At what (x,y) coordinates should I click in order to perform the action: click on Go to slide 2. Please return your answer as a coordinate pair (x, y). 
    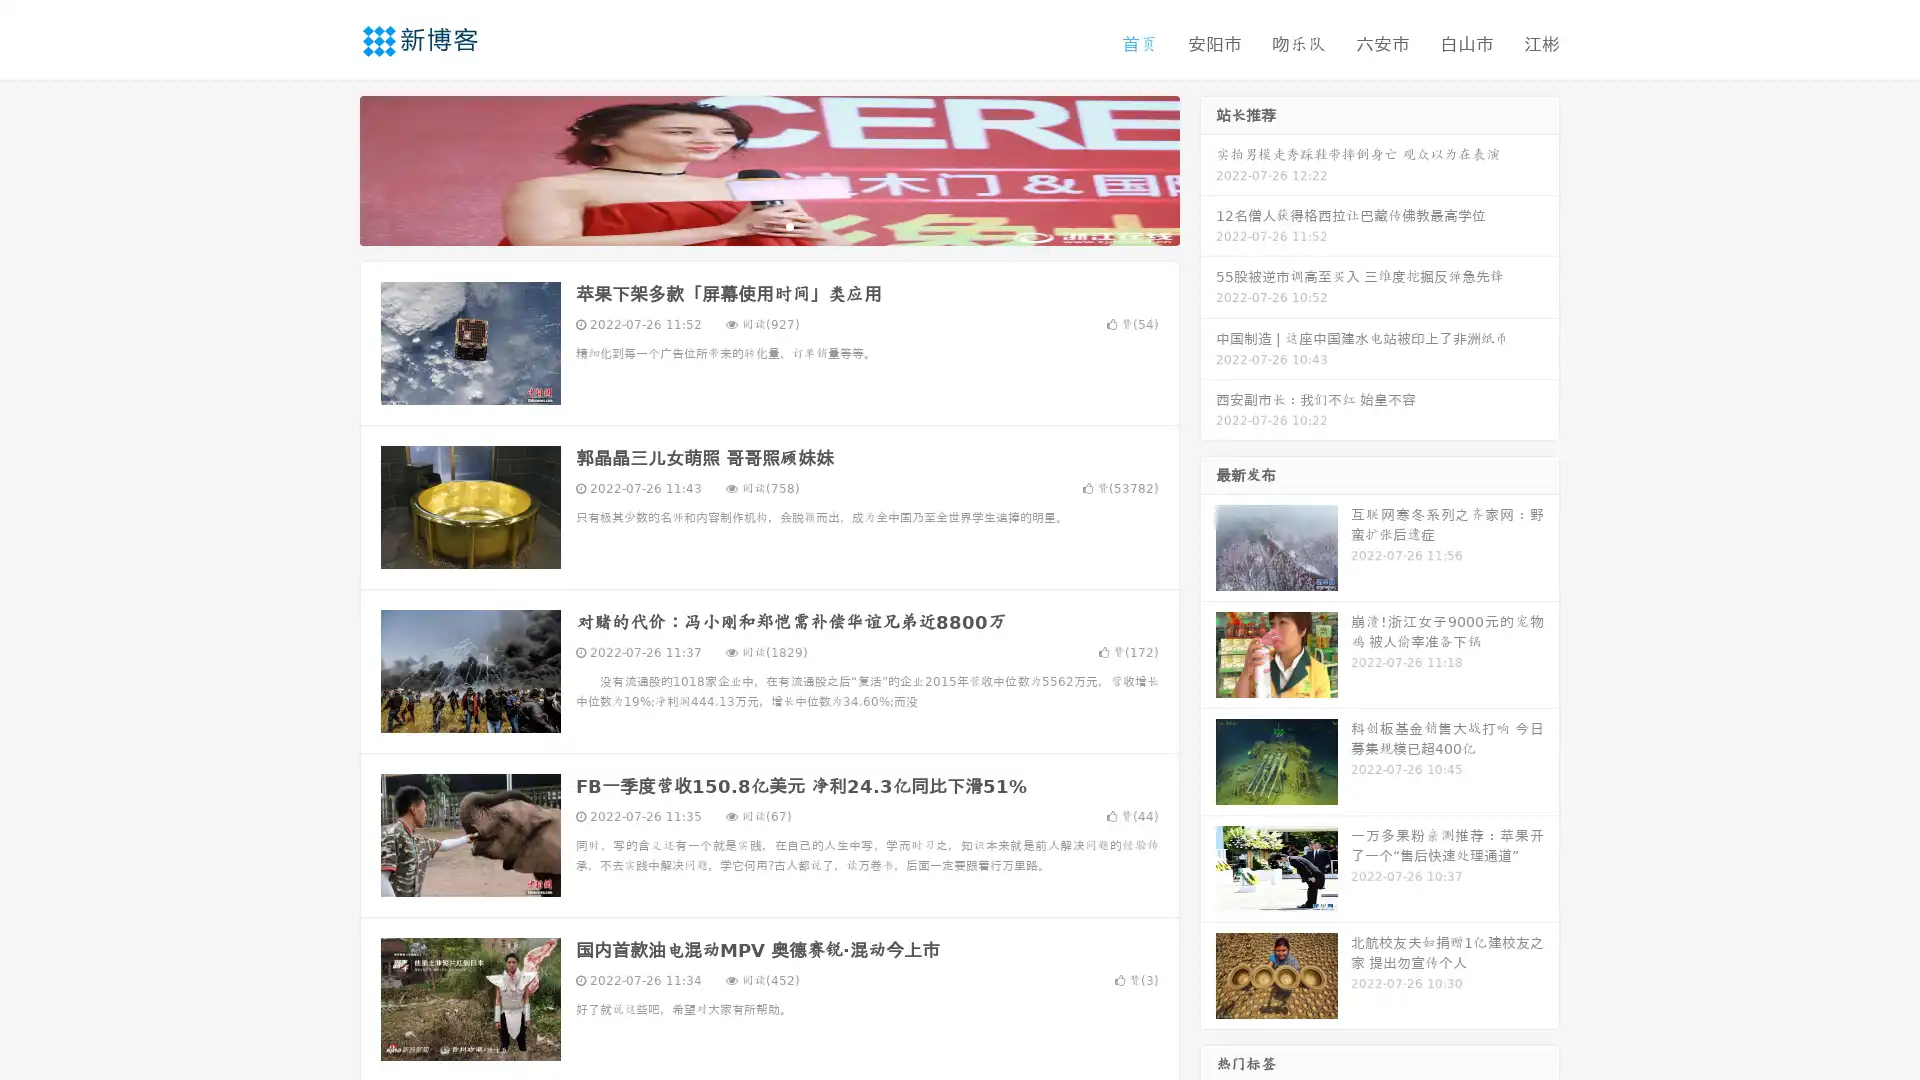
    Looking at the image, I should click on (768, 225).